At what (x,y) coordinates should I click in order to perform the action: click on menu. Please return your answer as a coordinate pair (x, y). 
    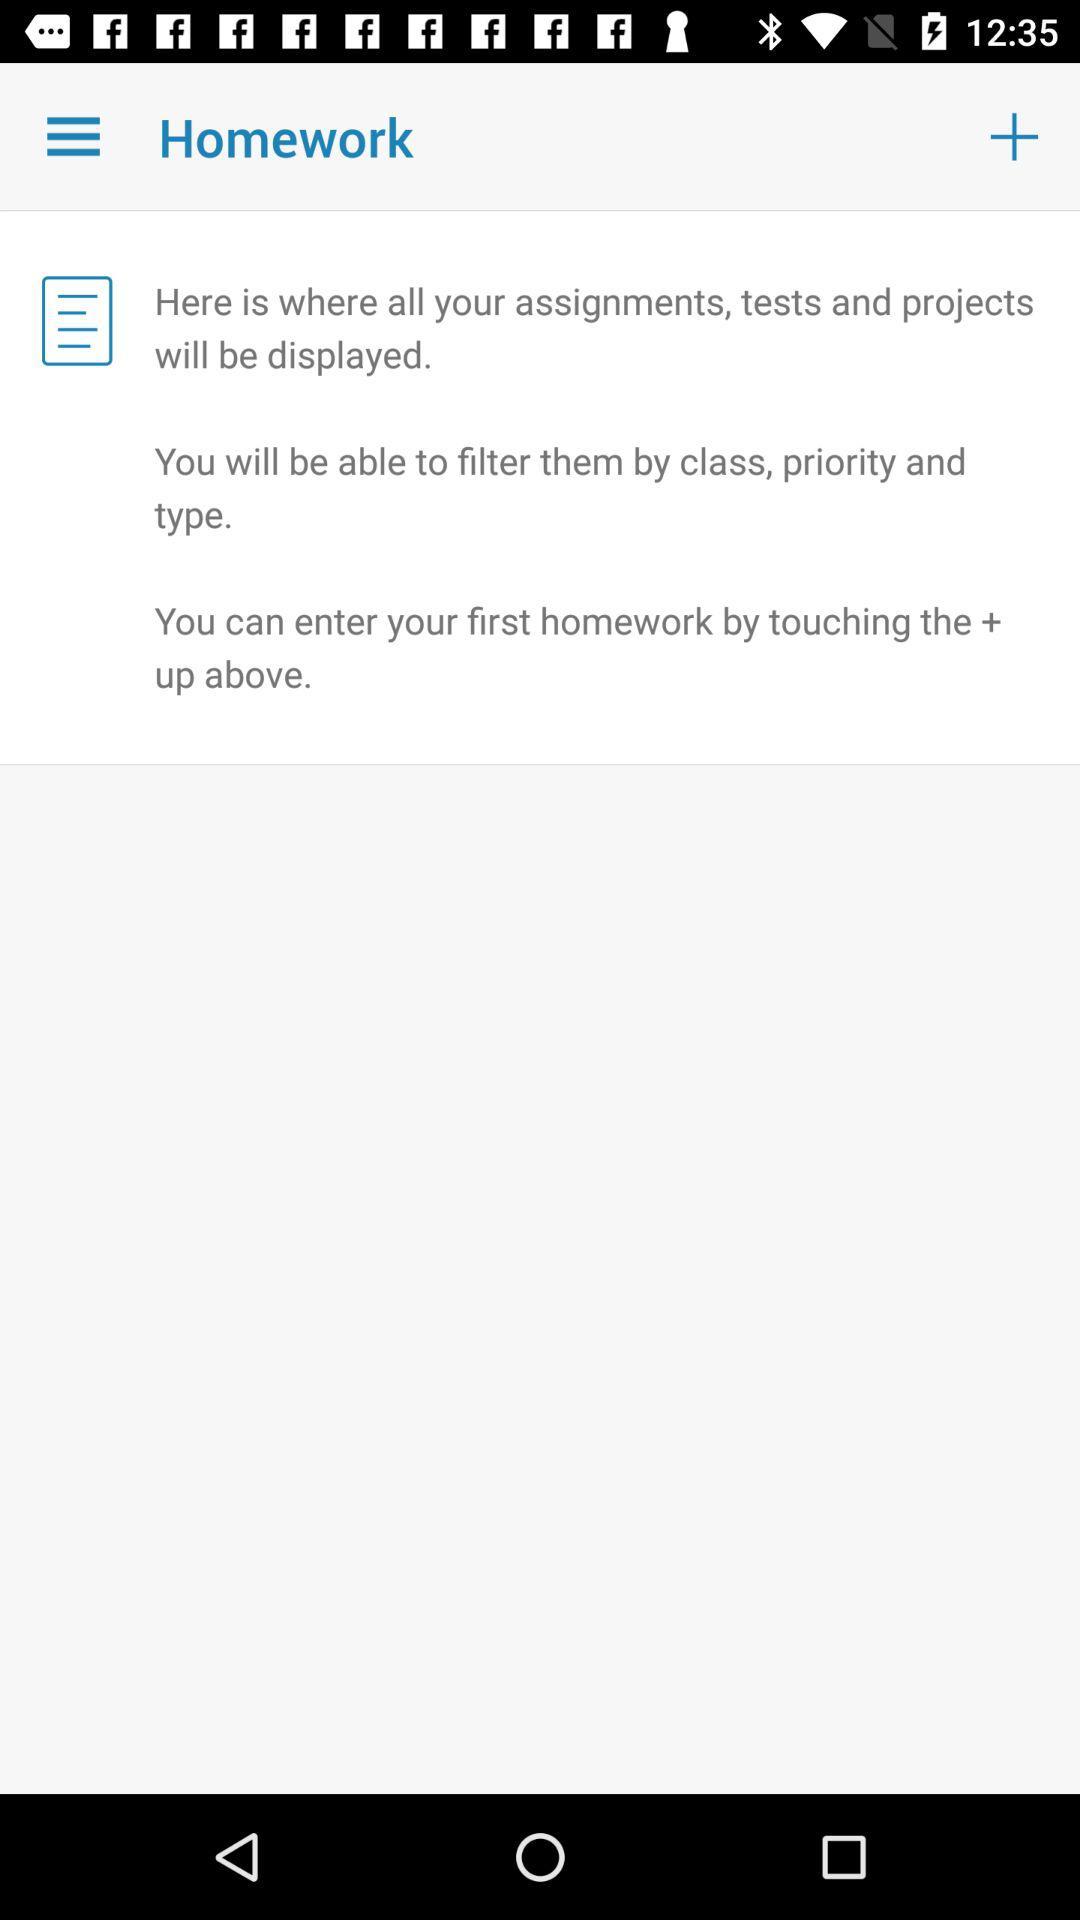
    Looking at the image, I should click on (72, 135).